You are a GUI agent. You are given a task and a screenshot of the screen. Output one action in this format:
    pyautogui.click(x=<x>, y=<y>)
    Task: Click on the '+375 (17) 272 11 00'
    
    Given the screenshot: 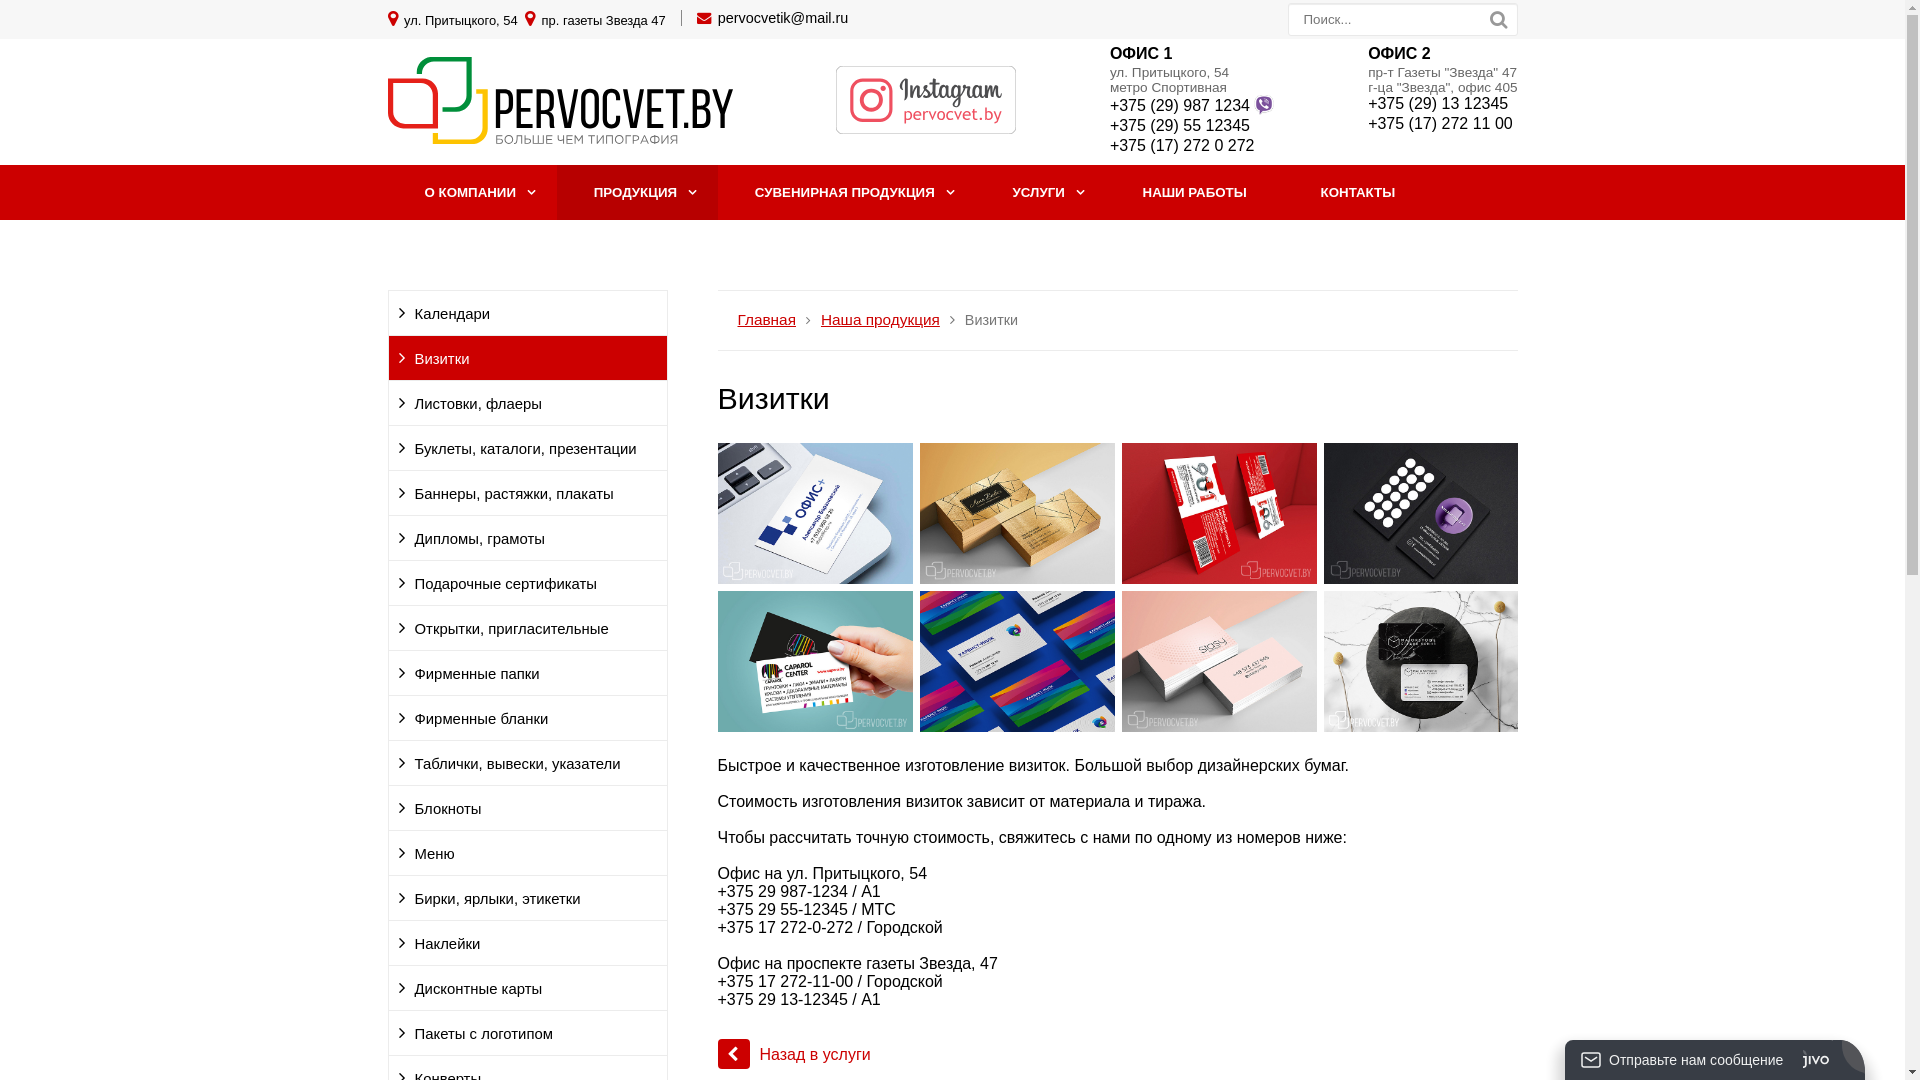 What is the action you would take?
    pyautogui.click(x=1440, y=123)
    